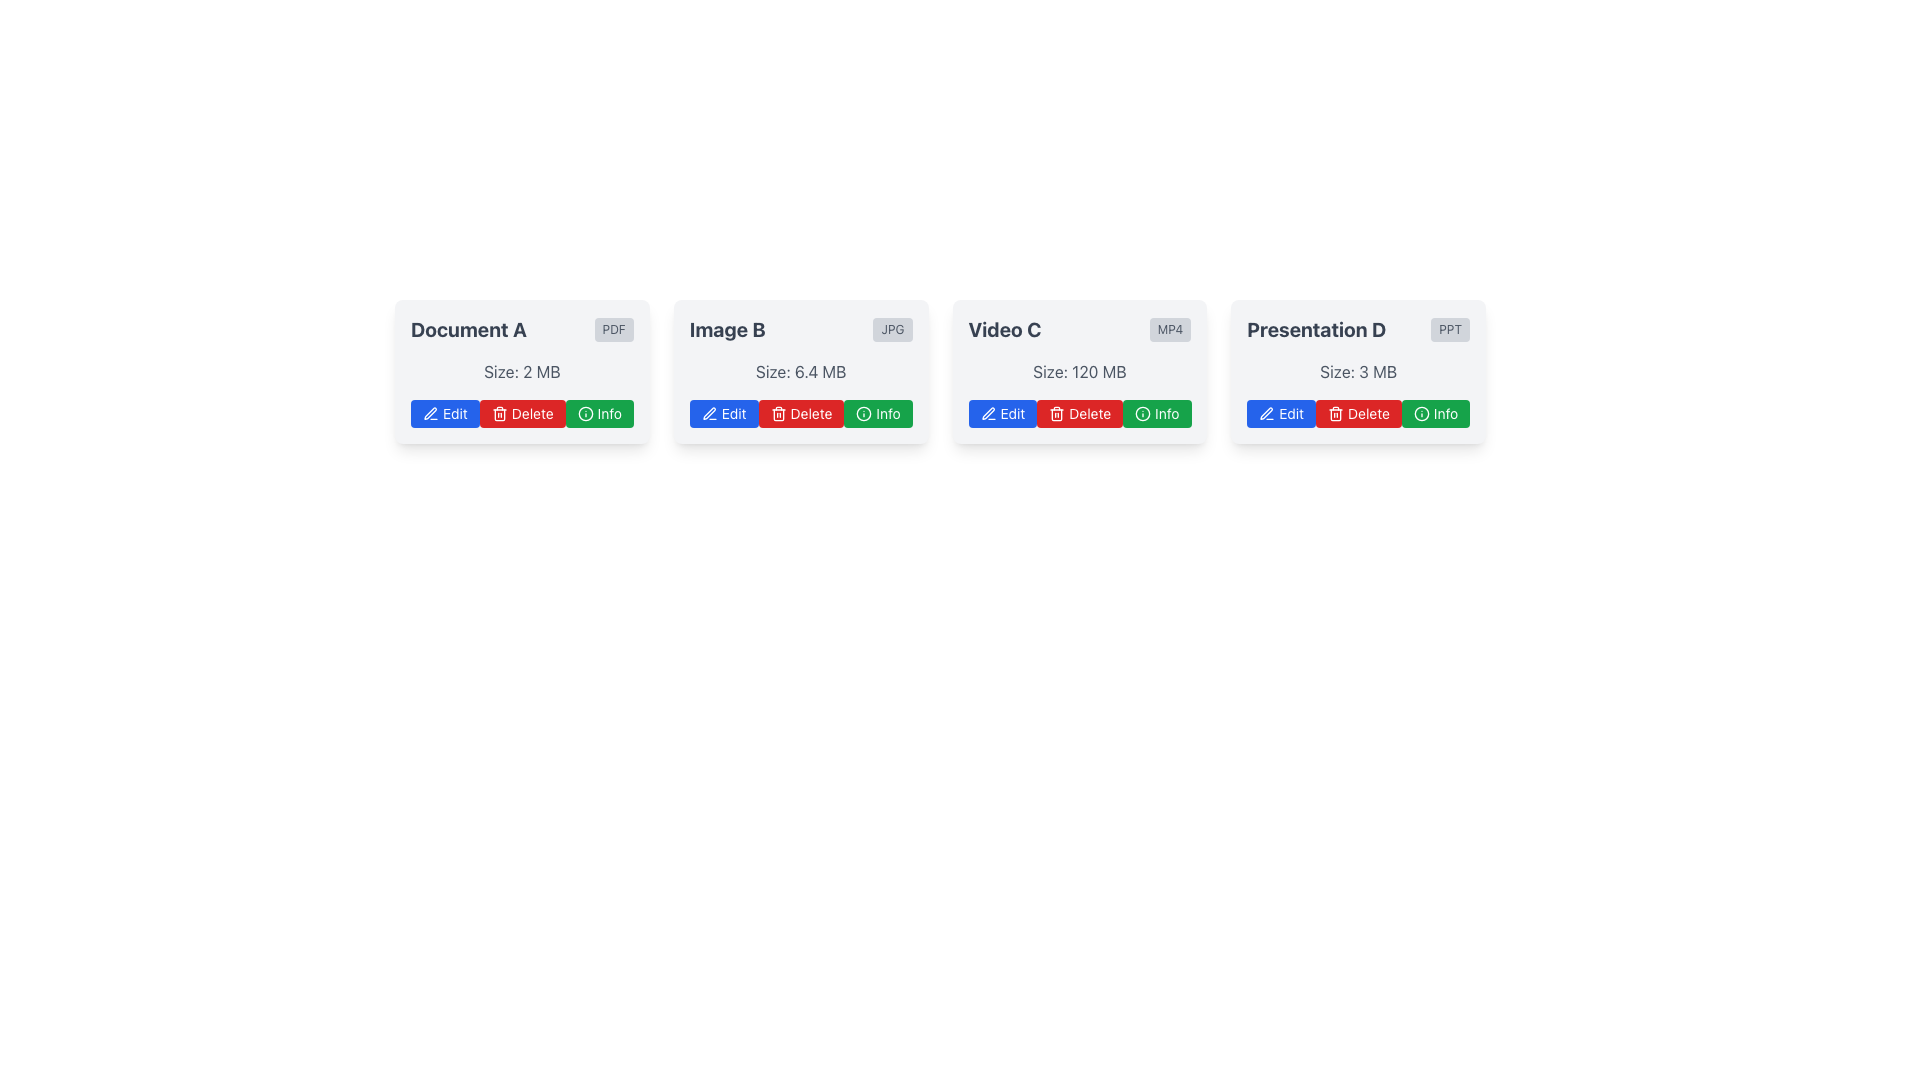 This screenshot has height=1080, width=1920. What do you see at coordinates (864, 412) in the screenshot?
I see `the SVG Circle decorative element that serves as the circular background of the information icon within the 'Info' button at the bottom-right corner of the card labeled 'Image B'` at bounding box center [864, 412].